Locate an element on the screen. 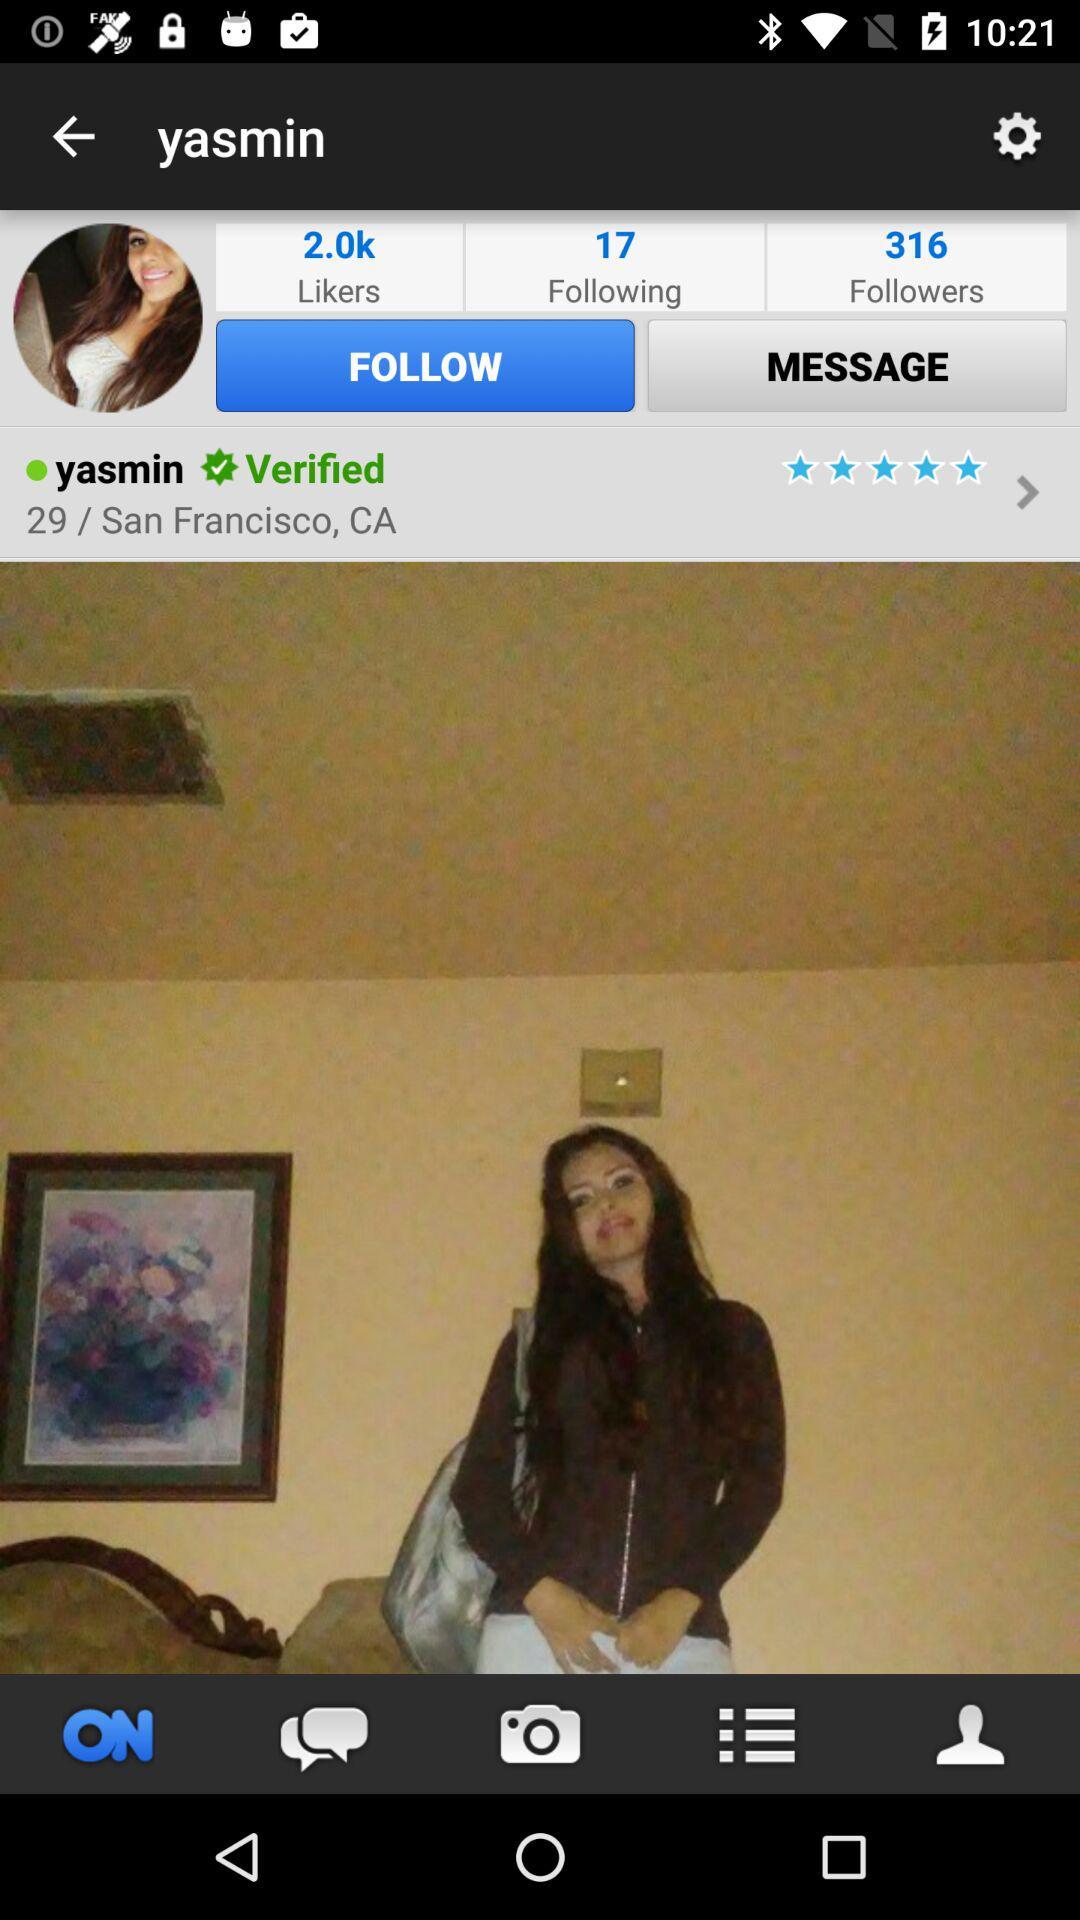 The height and width of the screenshot is (1920, 1080). on is located at coordinates (108, 1733).